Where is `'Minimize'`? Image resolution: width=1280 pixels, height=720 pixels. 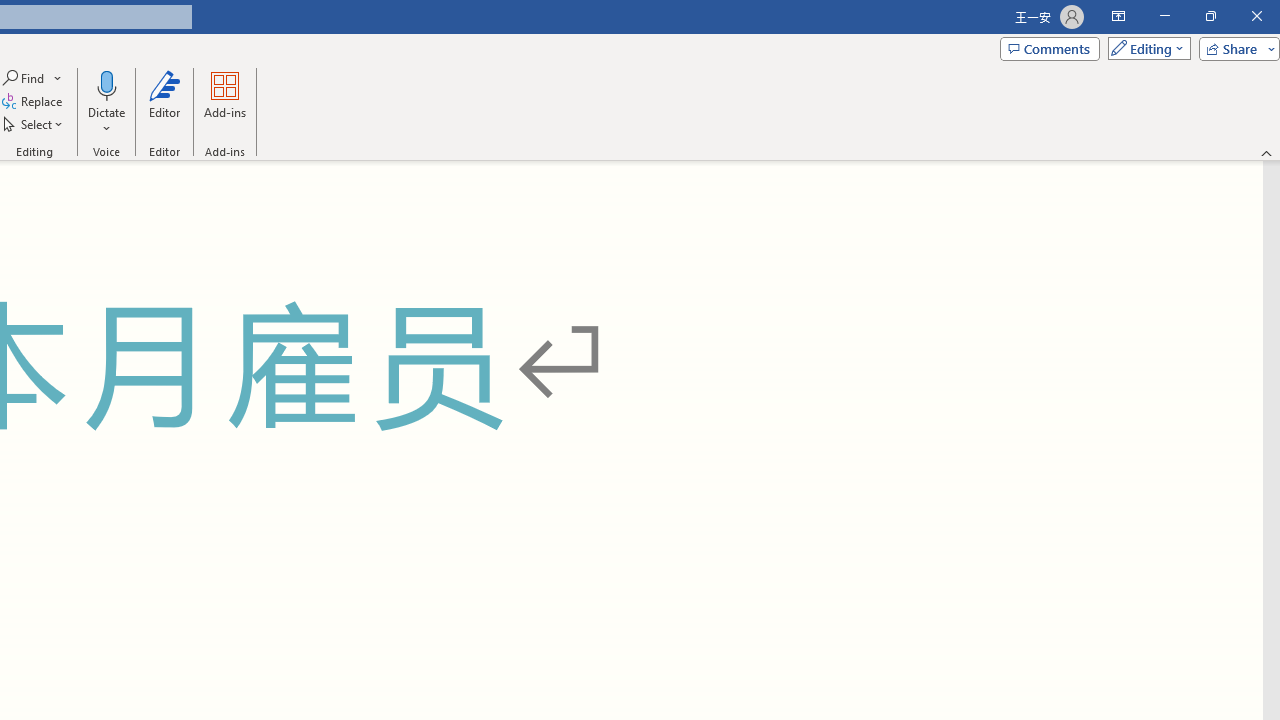
'Minimize' is located at coordinates (1164, 16).